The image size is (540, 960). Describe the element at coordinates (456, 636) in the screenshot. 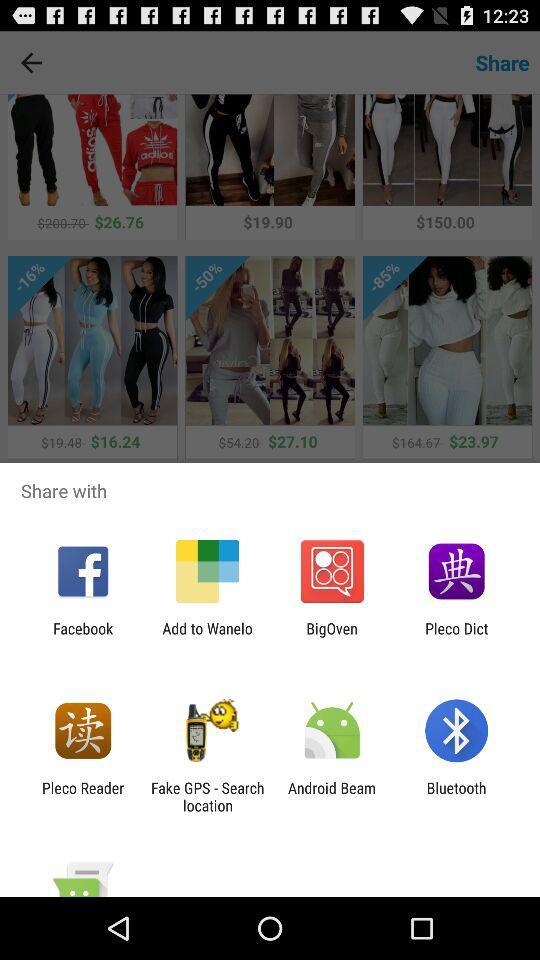

I see `the pleco dict item` at that location.